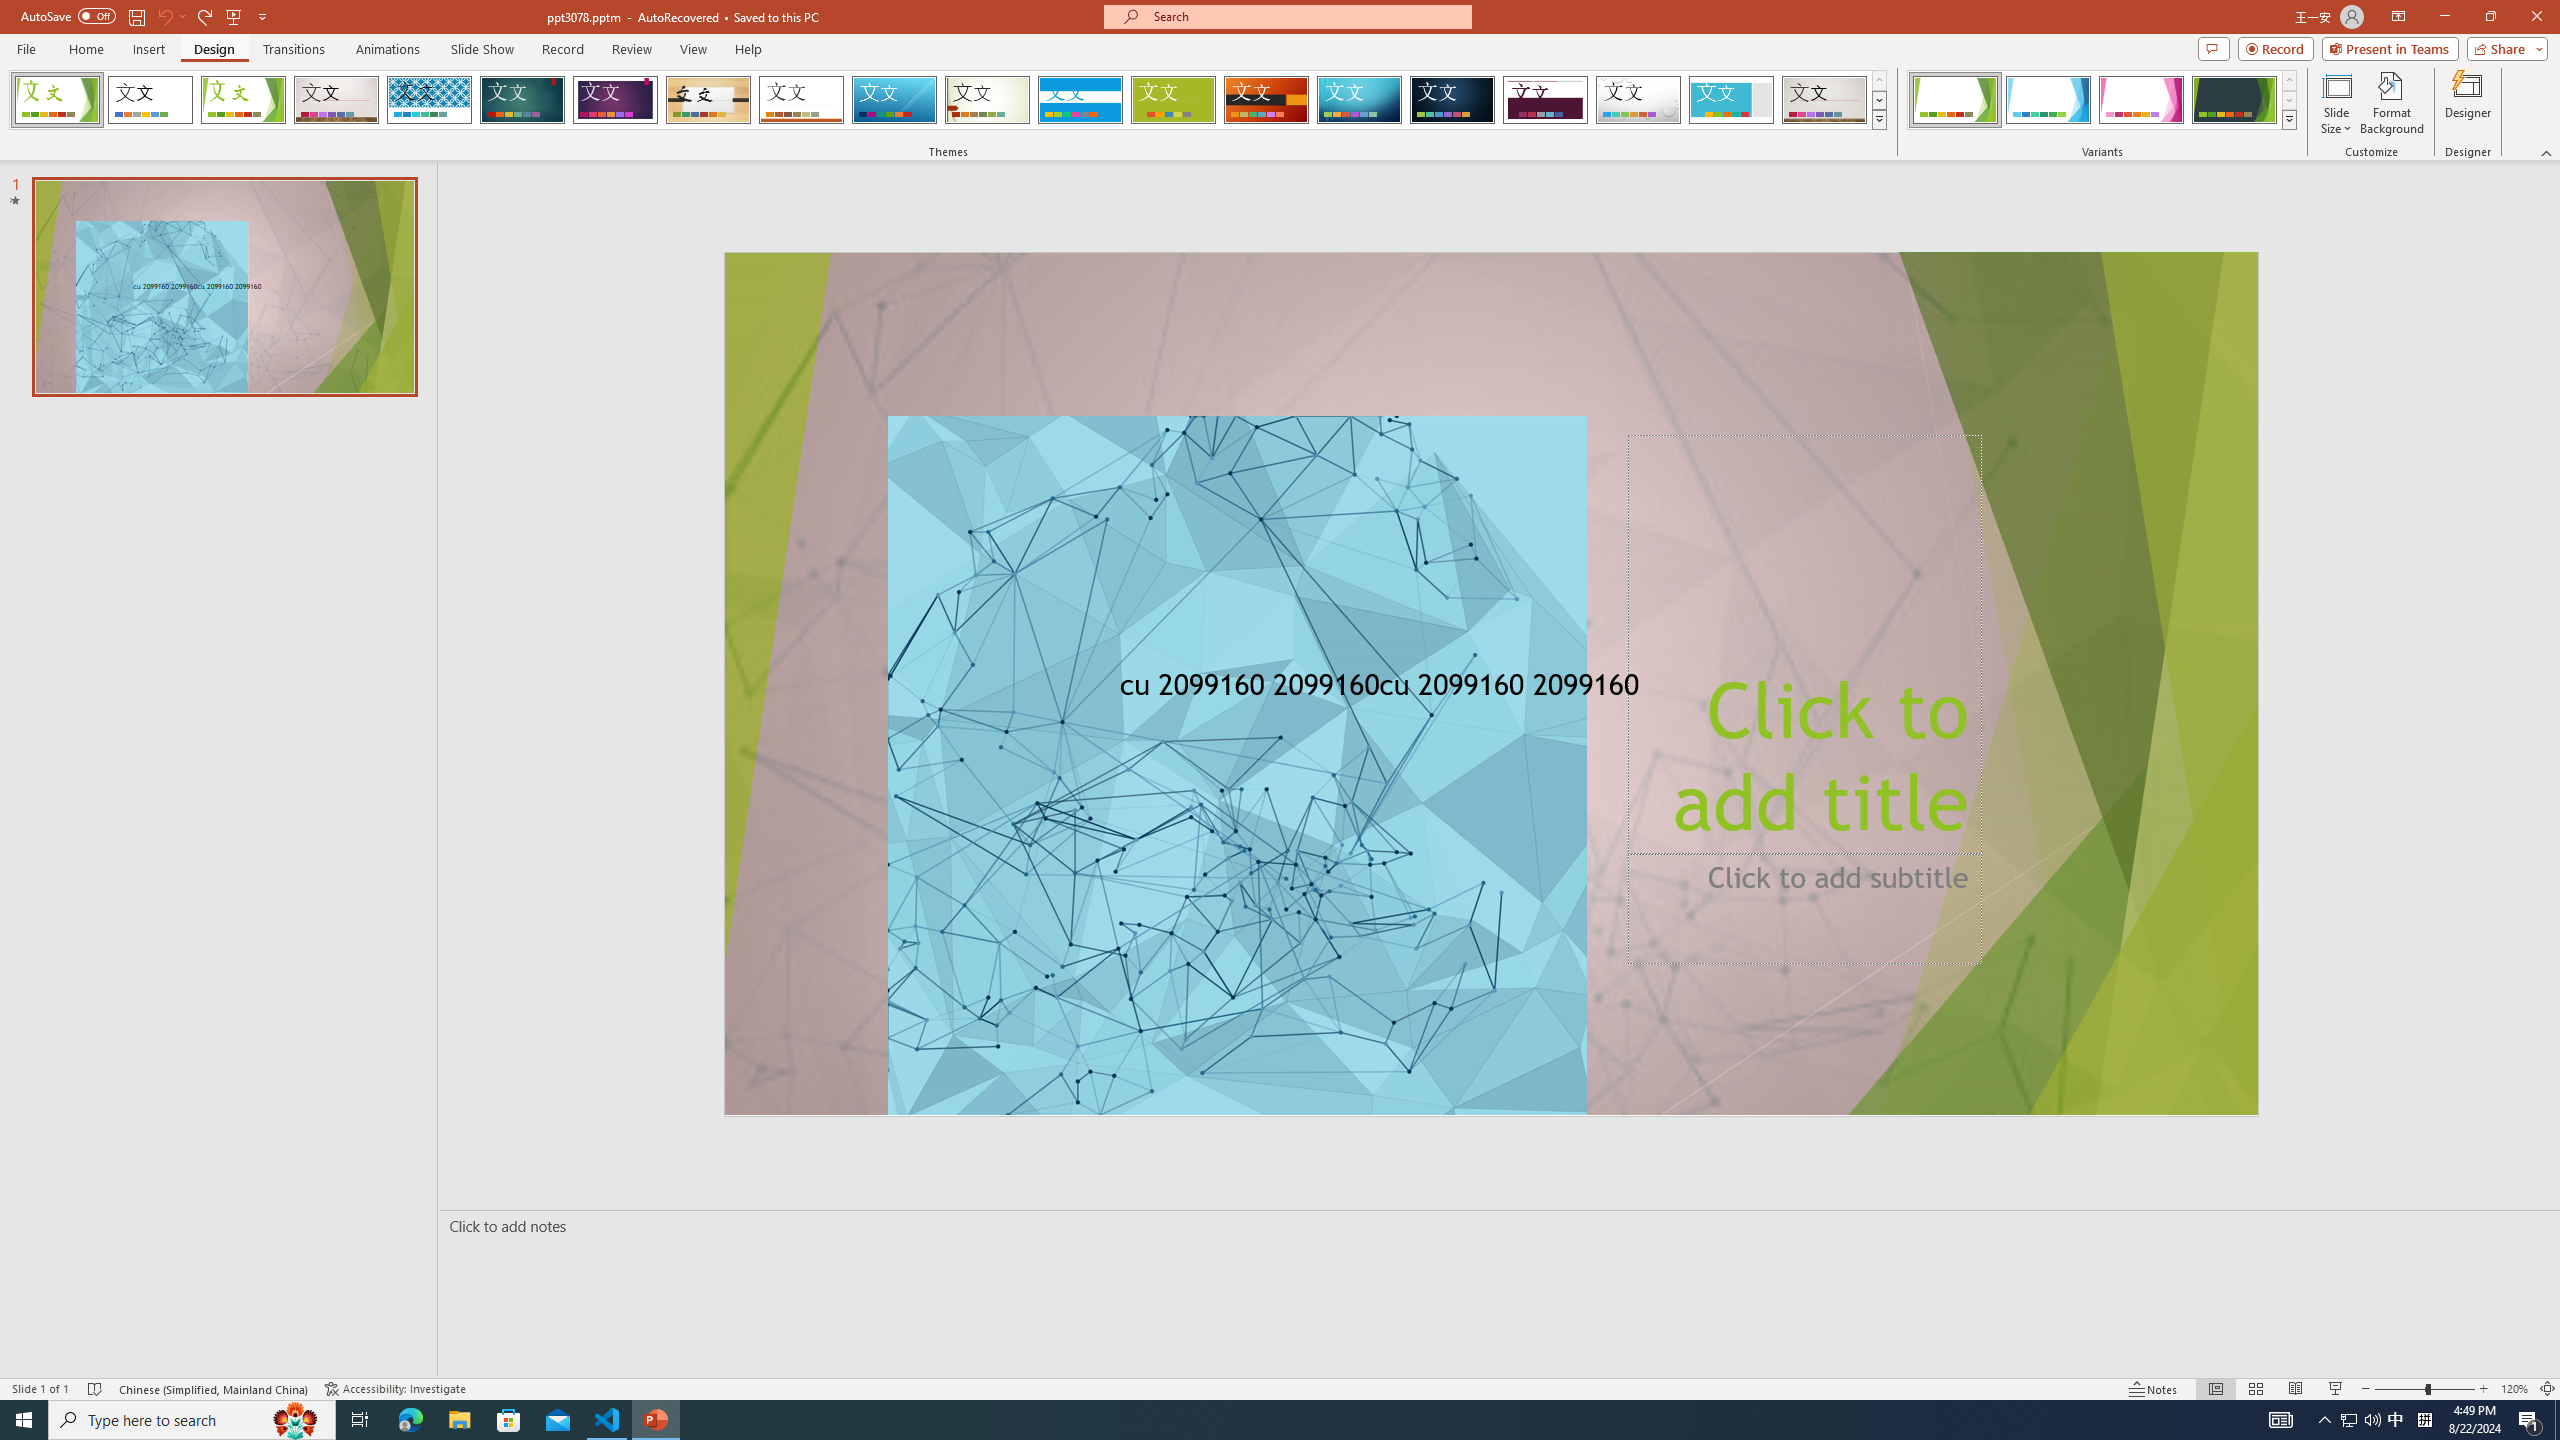  I want to click on 'Facet Variant 3', so click(2140, 99).